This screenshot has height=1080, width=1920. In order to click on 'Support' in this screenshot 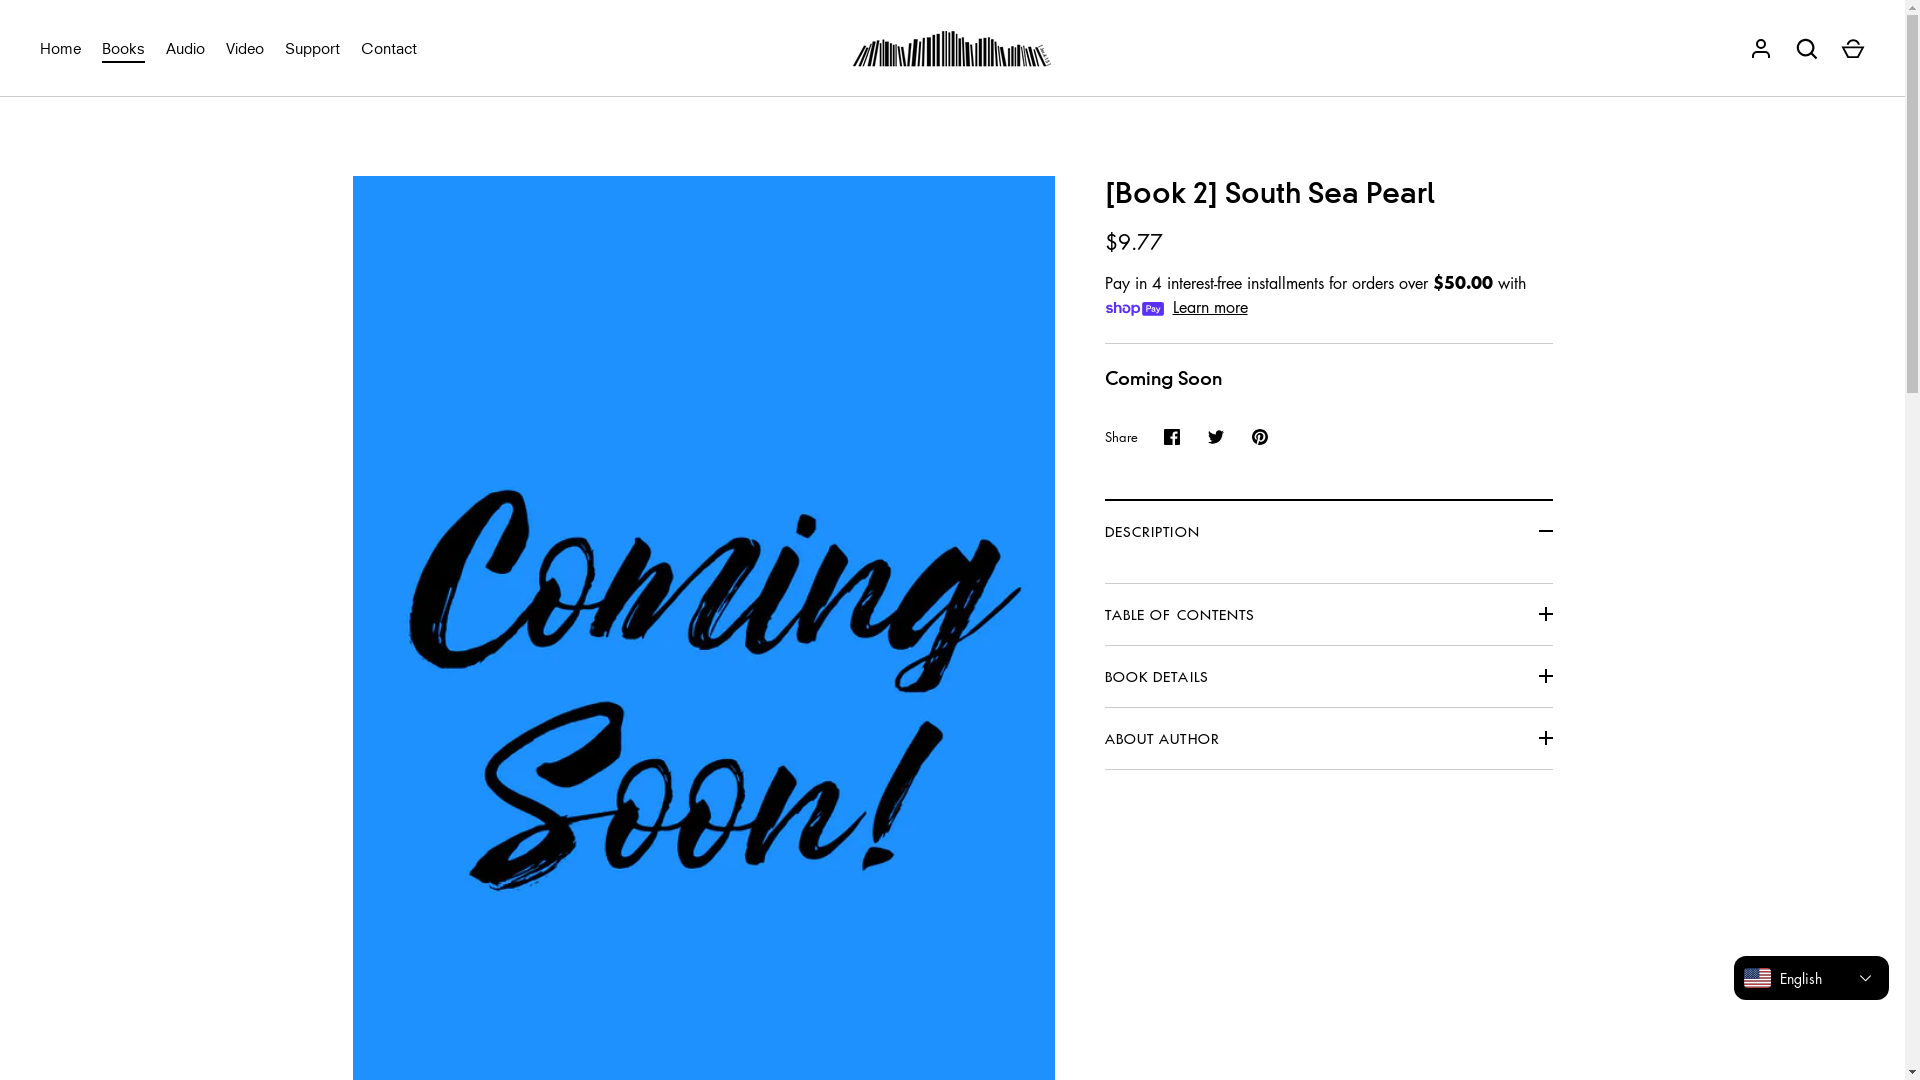, I will do `click(311, 47)`.